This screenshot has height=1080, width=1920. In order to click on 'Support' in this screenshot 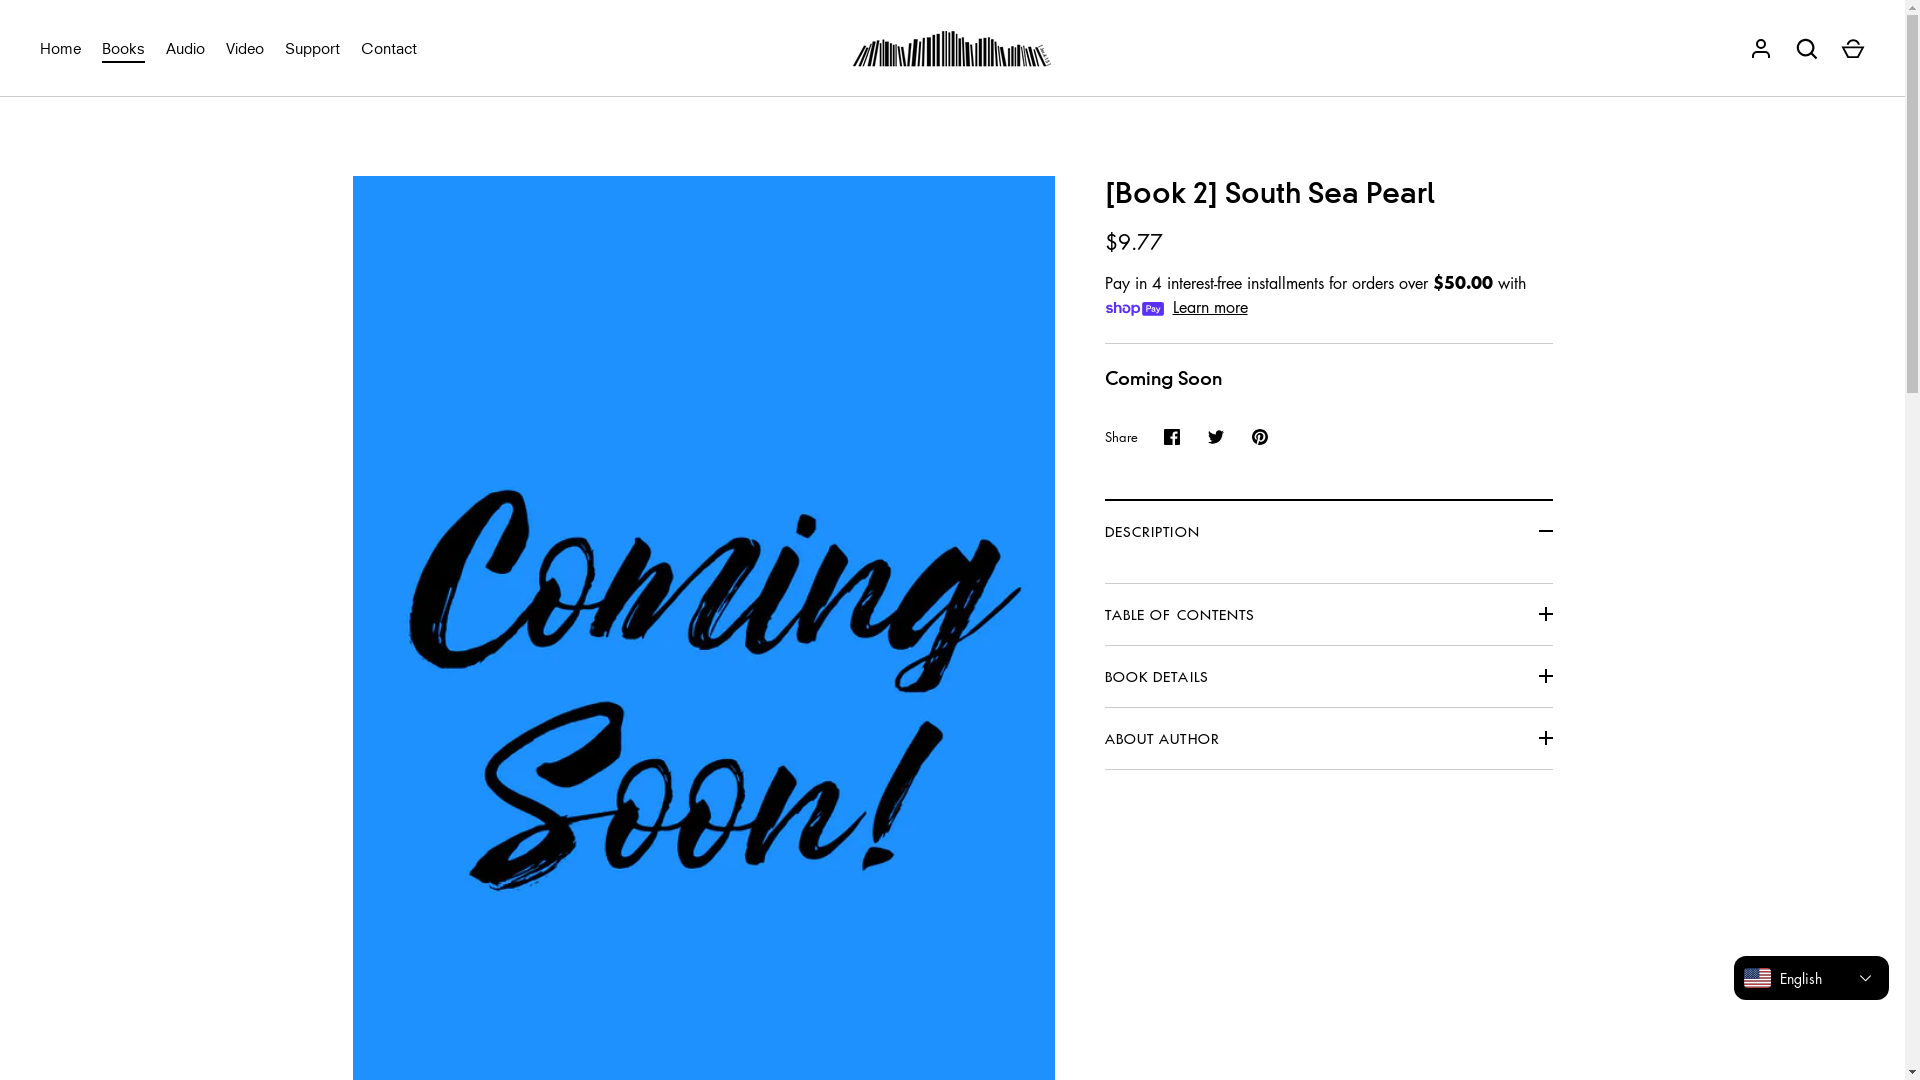, I will do `click(311, 47)`.